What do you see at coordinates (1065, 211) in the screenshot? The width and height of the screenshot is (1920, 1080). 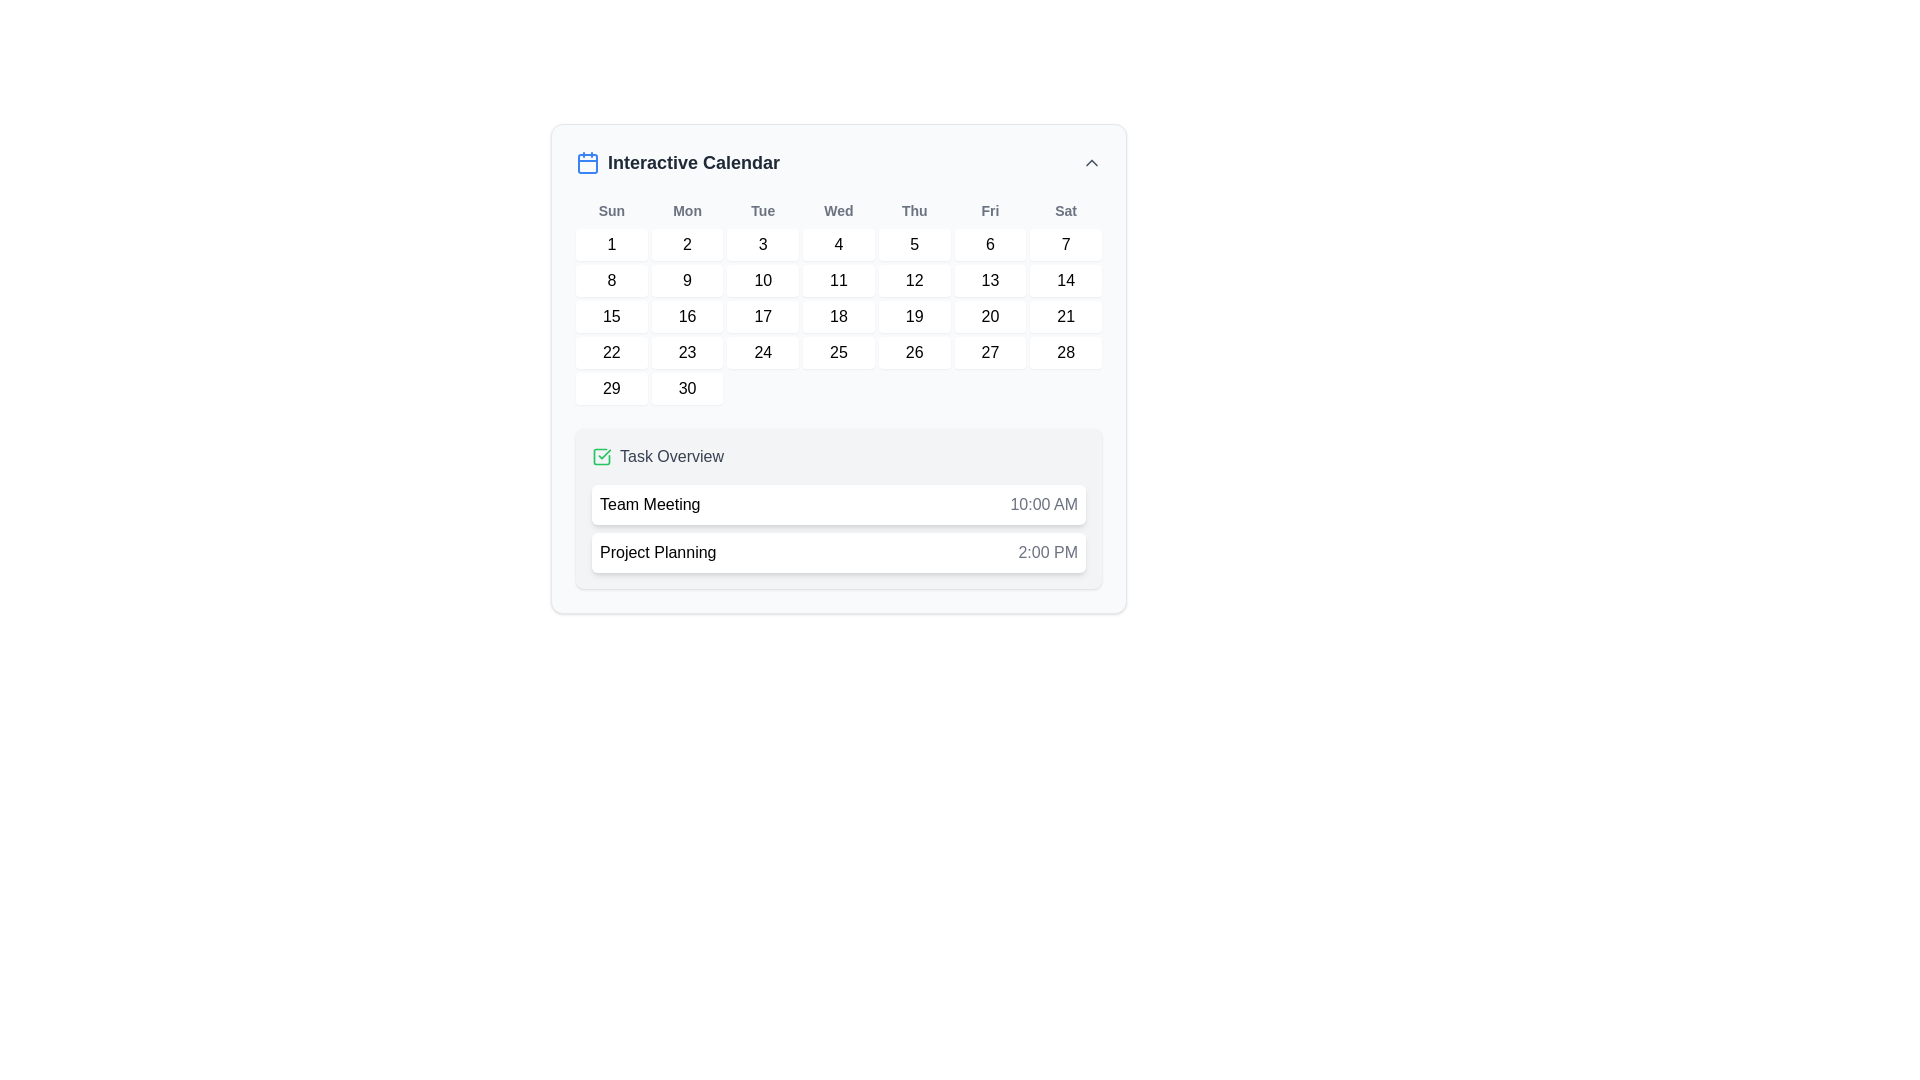 I see `the static text label displaying 'Sat', which is the last element in the row of weekday labels in the calendar header` at bounding box center [1065, 211].